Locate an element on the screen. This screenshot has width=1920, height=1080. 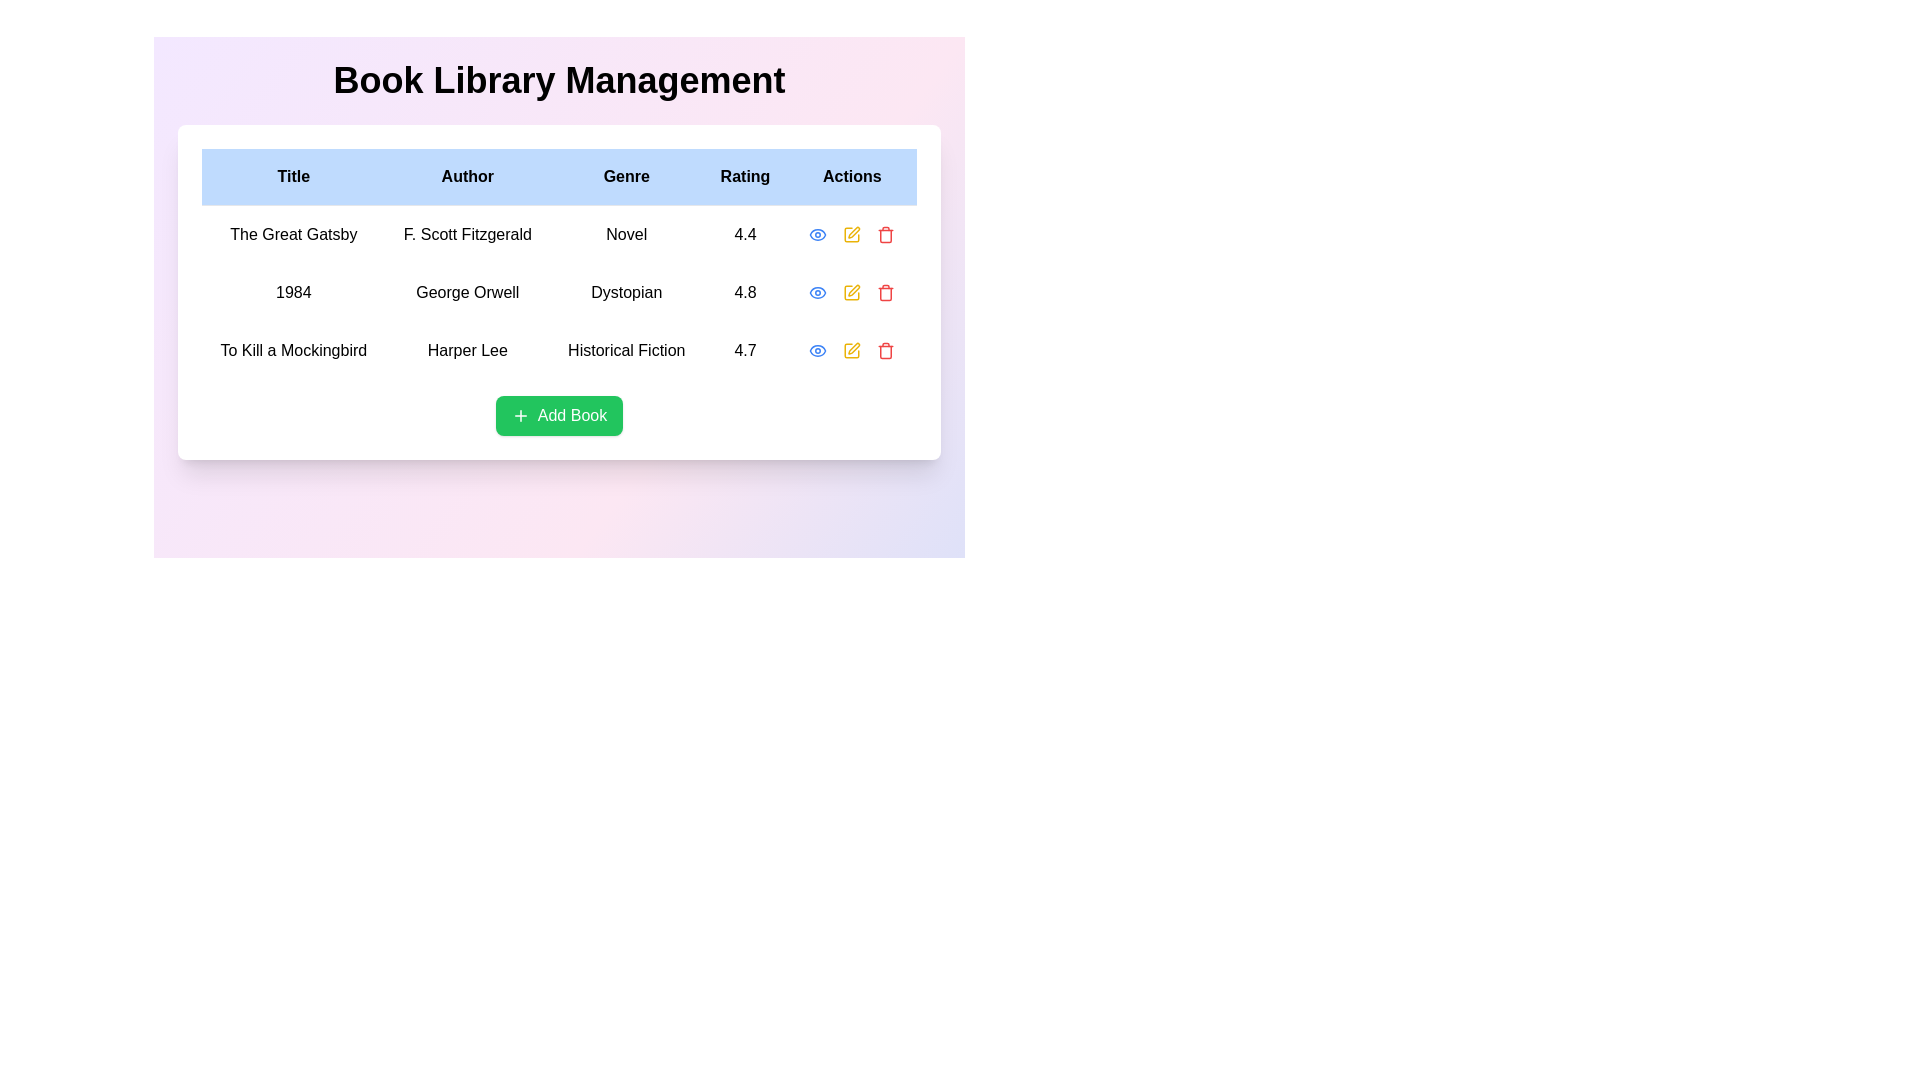
the yellow pencil icon located under the 'Actions' column for the 'To Kill a Mockingbird' entry to initiate editing is located at coordinates (852, 350).